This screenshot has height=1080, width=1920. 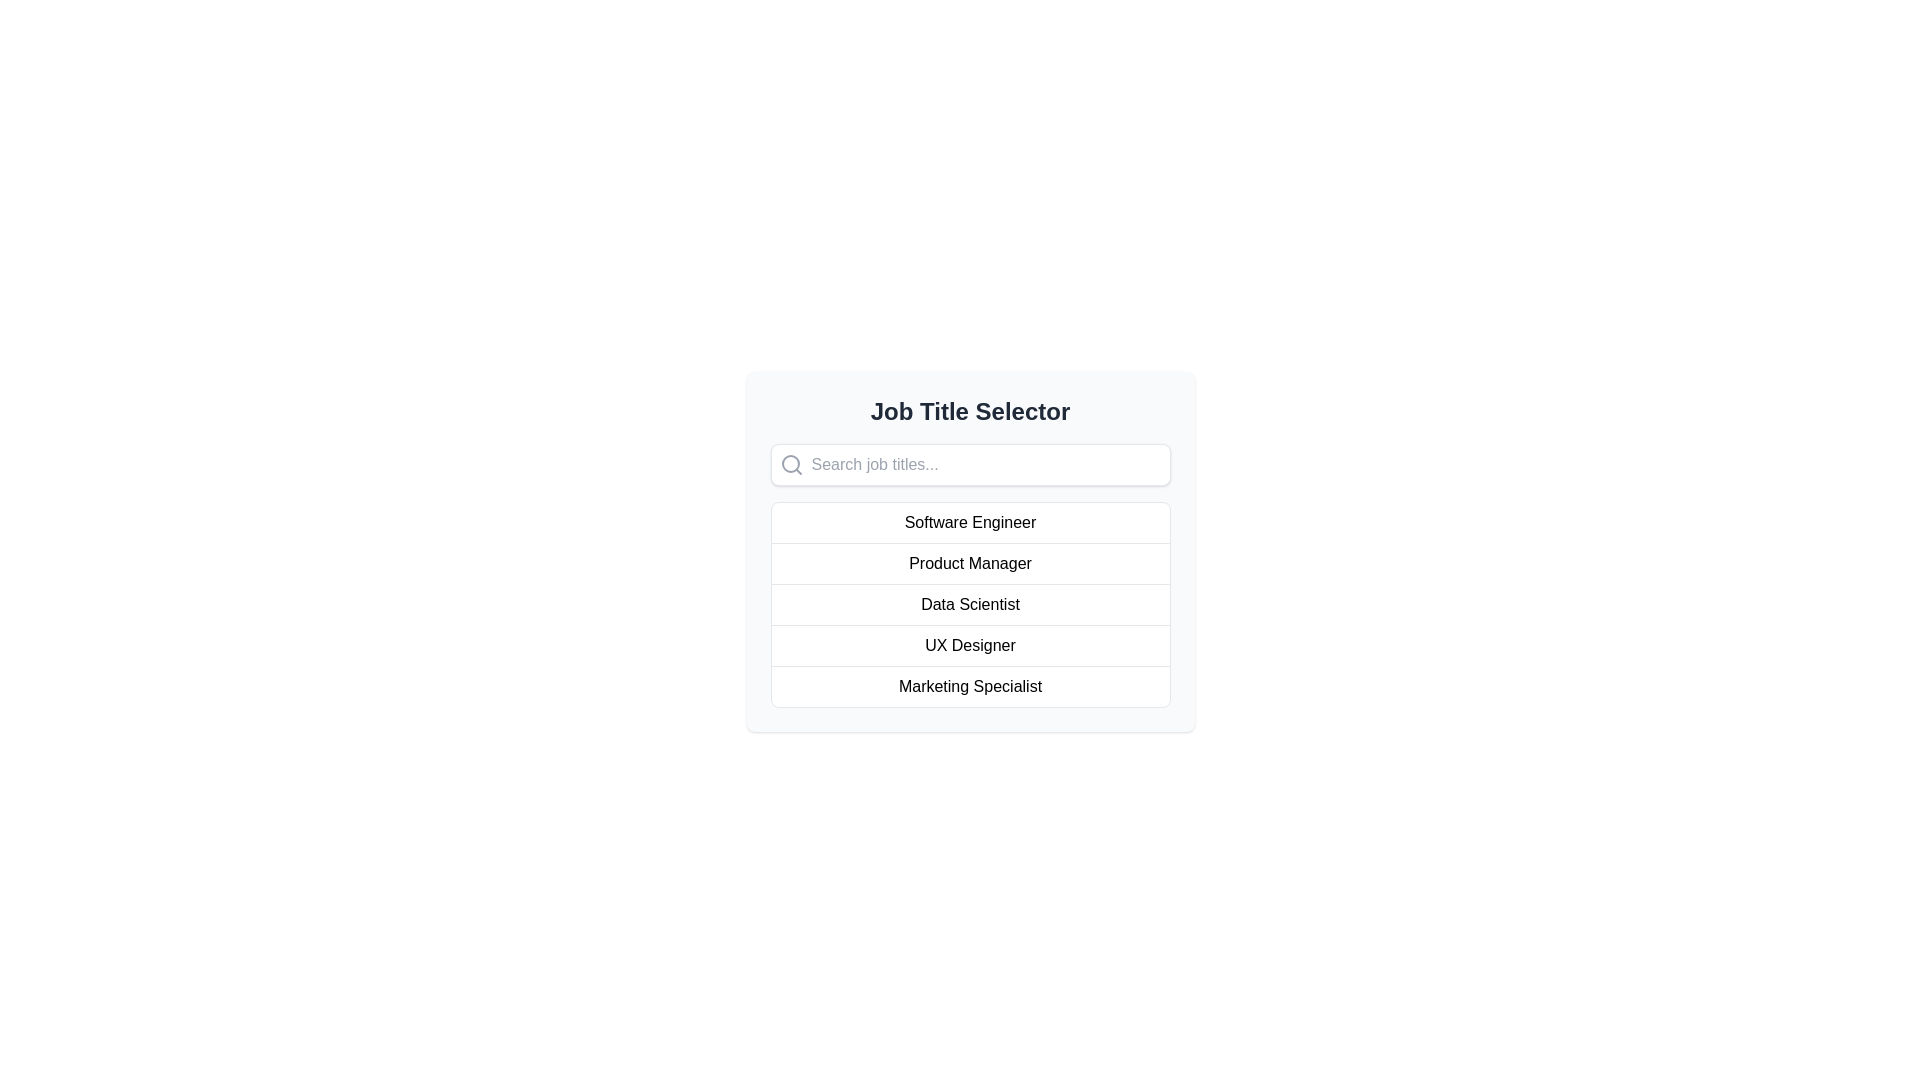 I want to click on the first job title option in the job title selection list, which is located directly below the search bar and above the 'Product Manager' label, so click(x=970, y=522).